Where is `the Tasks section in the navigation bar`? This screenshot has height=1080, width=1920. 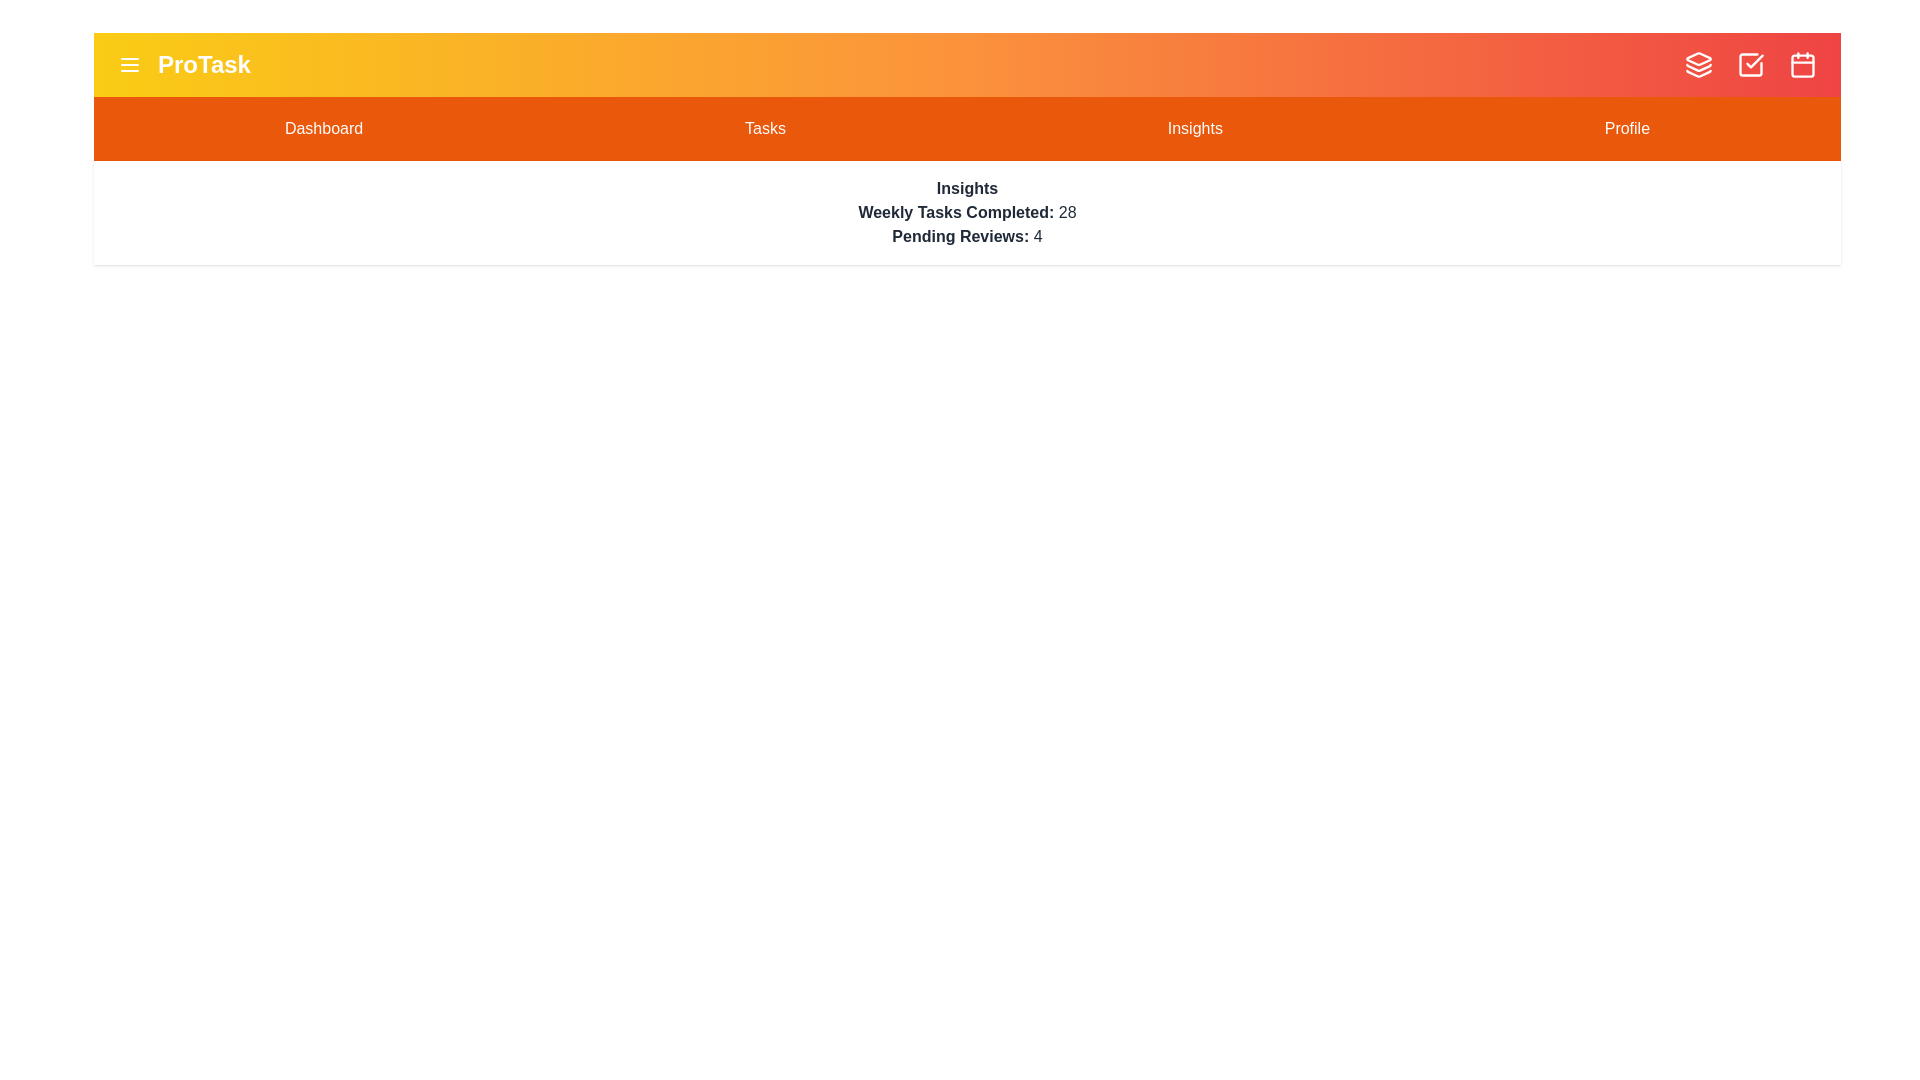
the Tasks section in the navigation bar is located at coordinates (763, 128).